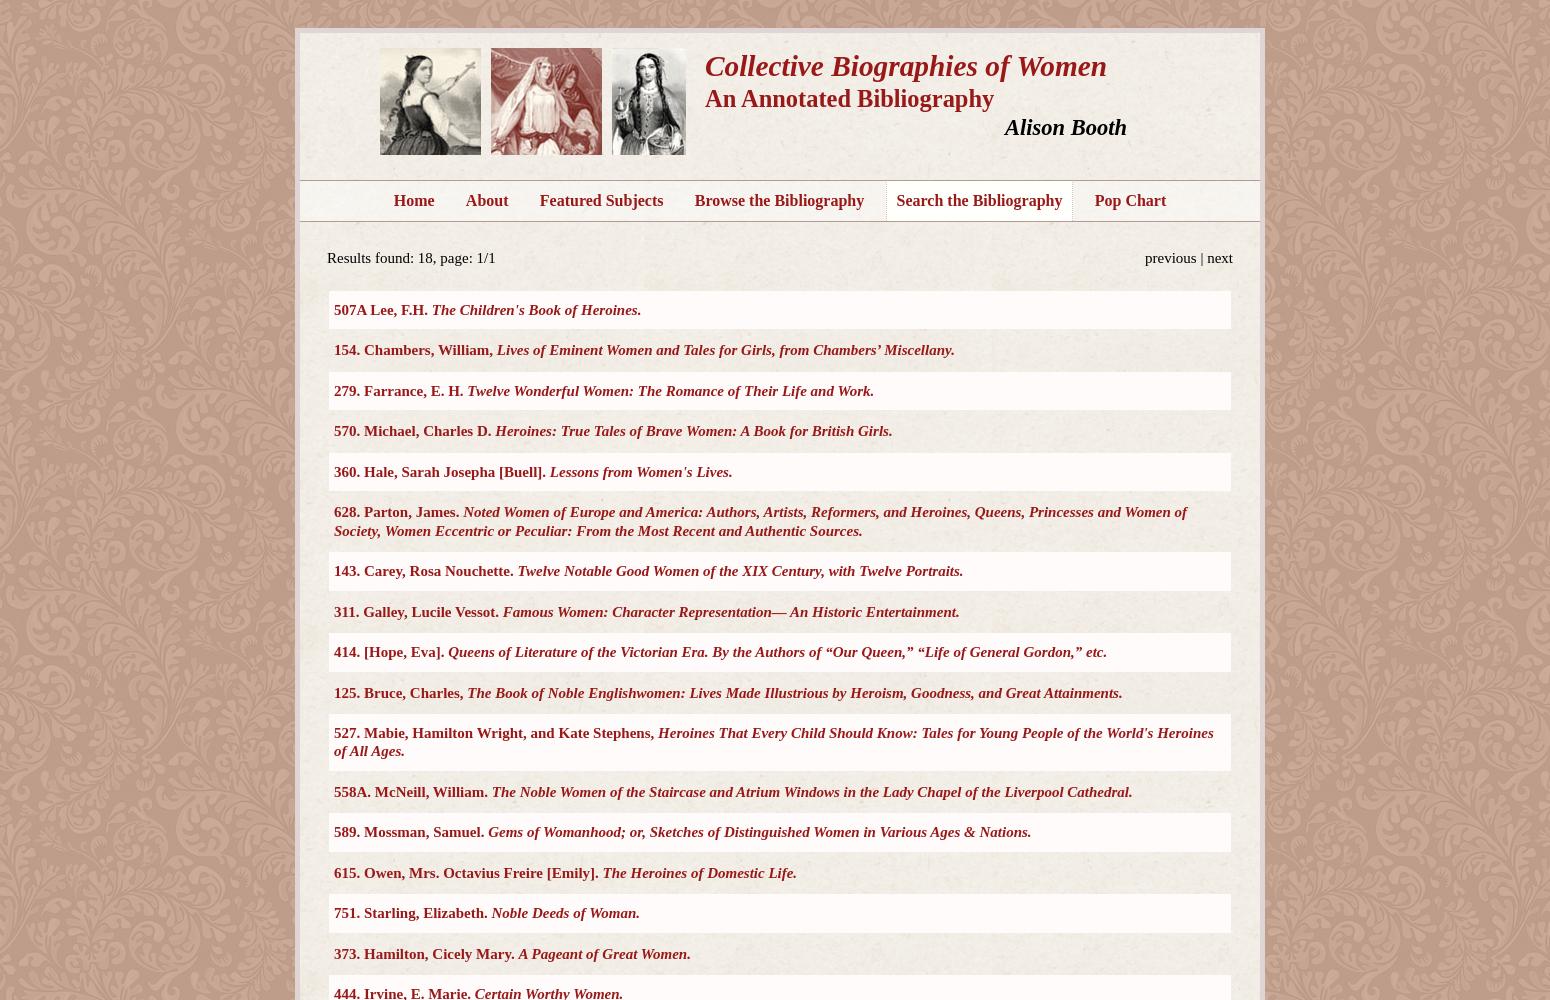 This screenshot has width=1550, height=1000. What do you see at coordinates (414, 431) in the screenshot?
I see `'570. Michael, Charles D.'` at bounding box center [414, 431].